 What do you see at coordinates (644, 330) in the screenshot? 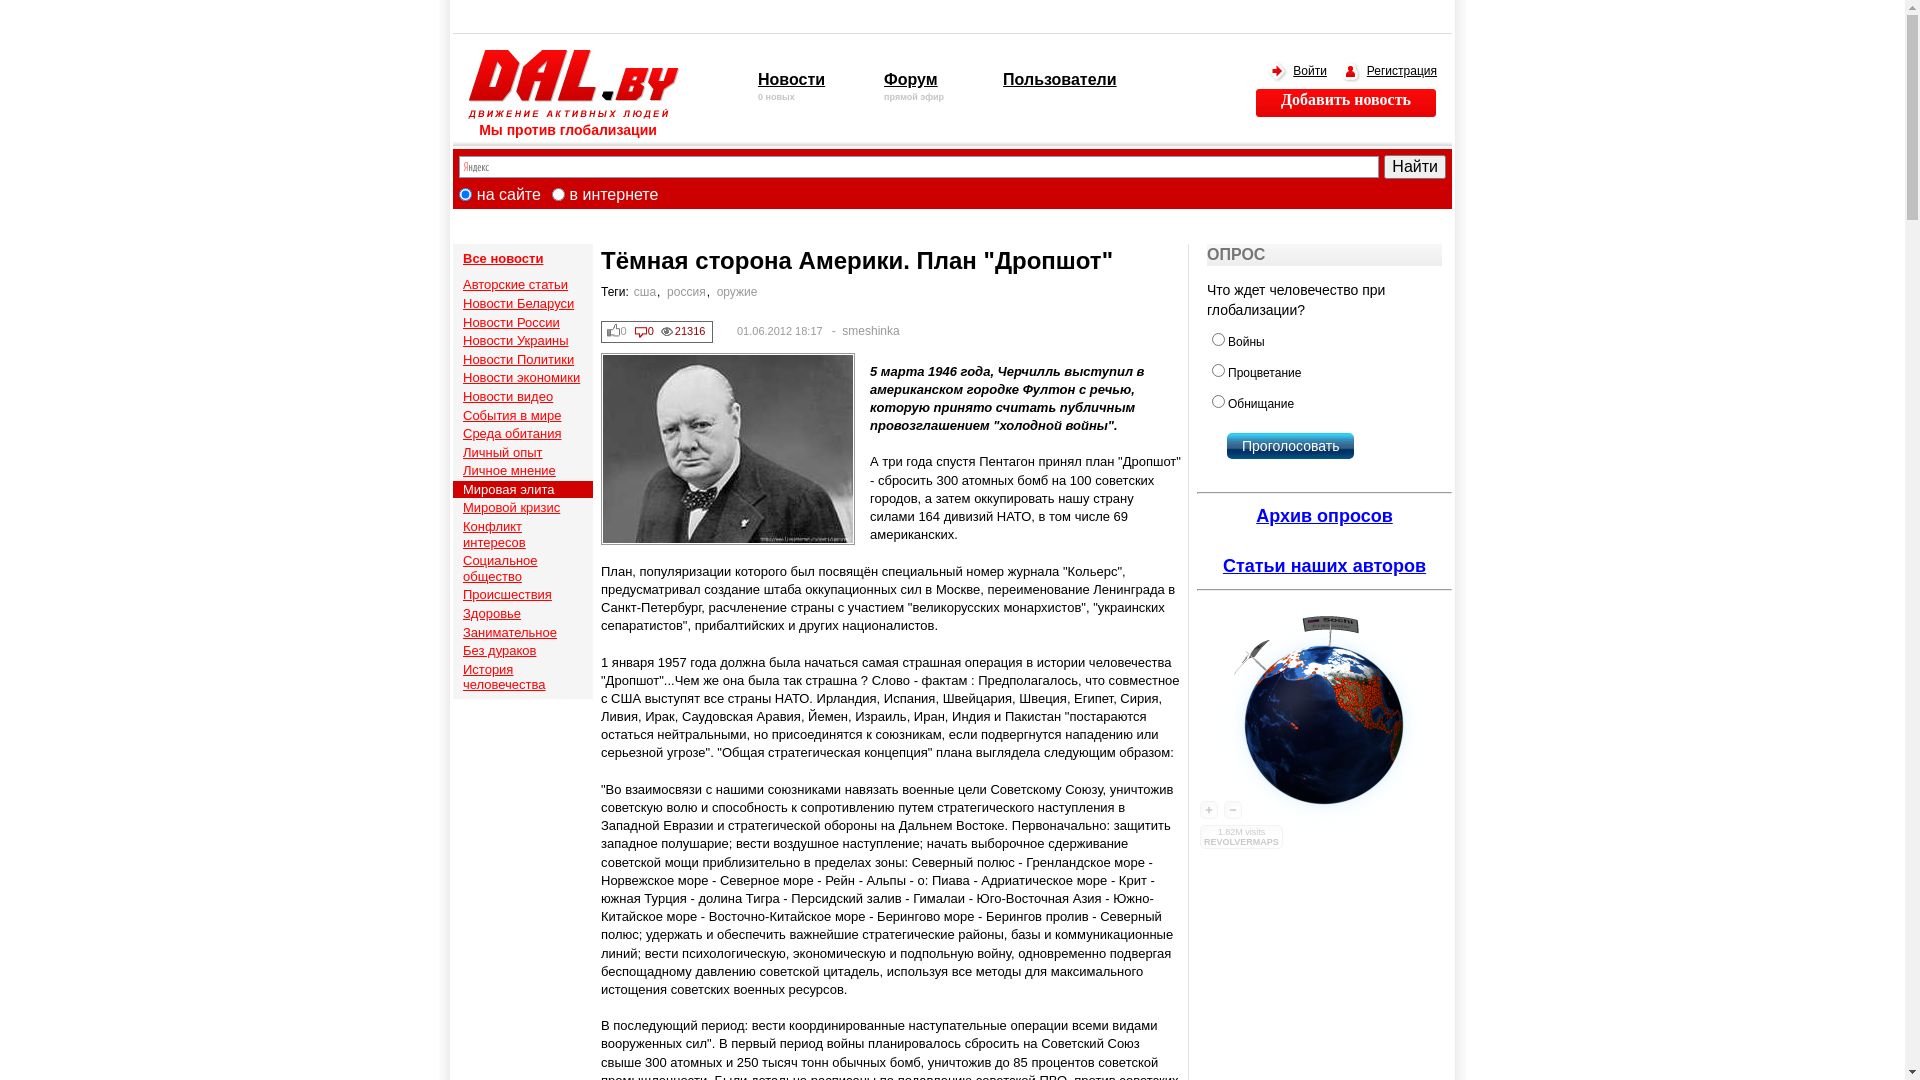
I see `'0'` at bounding box center [644, 330].